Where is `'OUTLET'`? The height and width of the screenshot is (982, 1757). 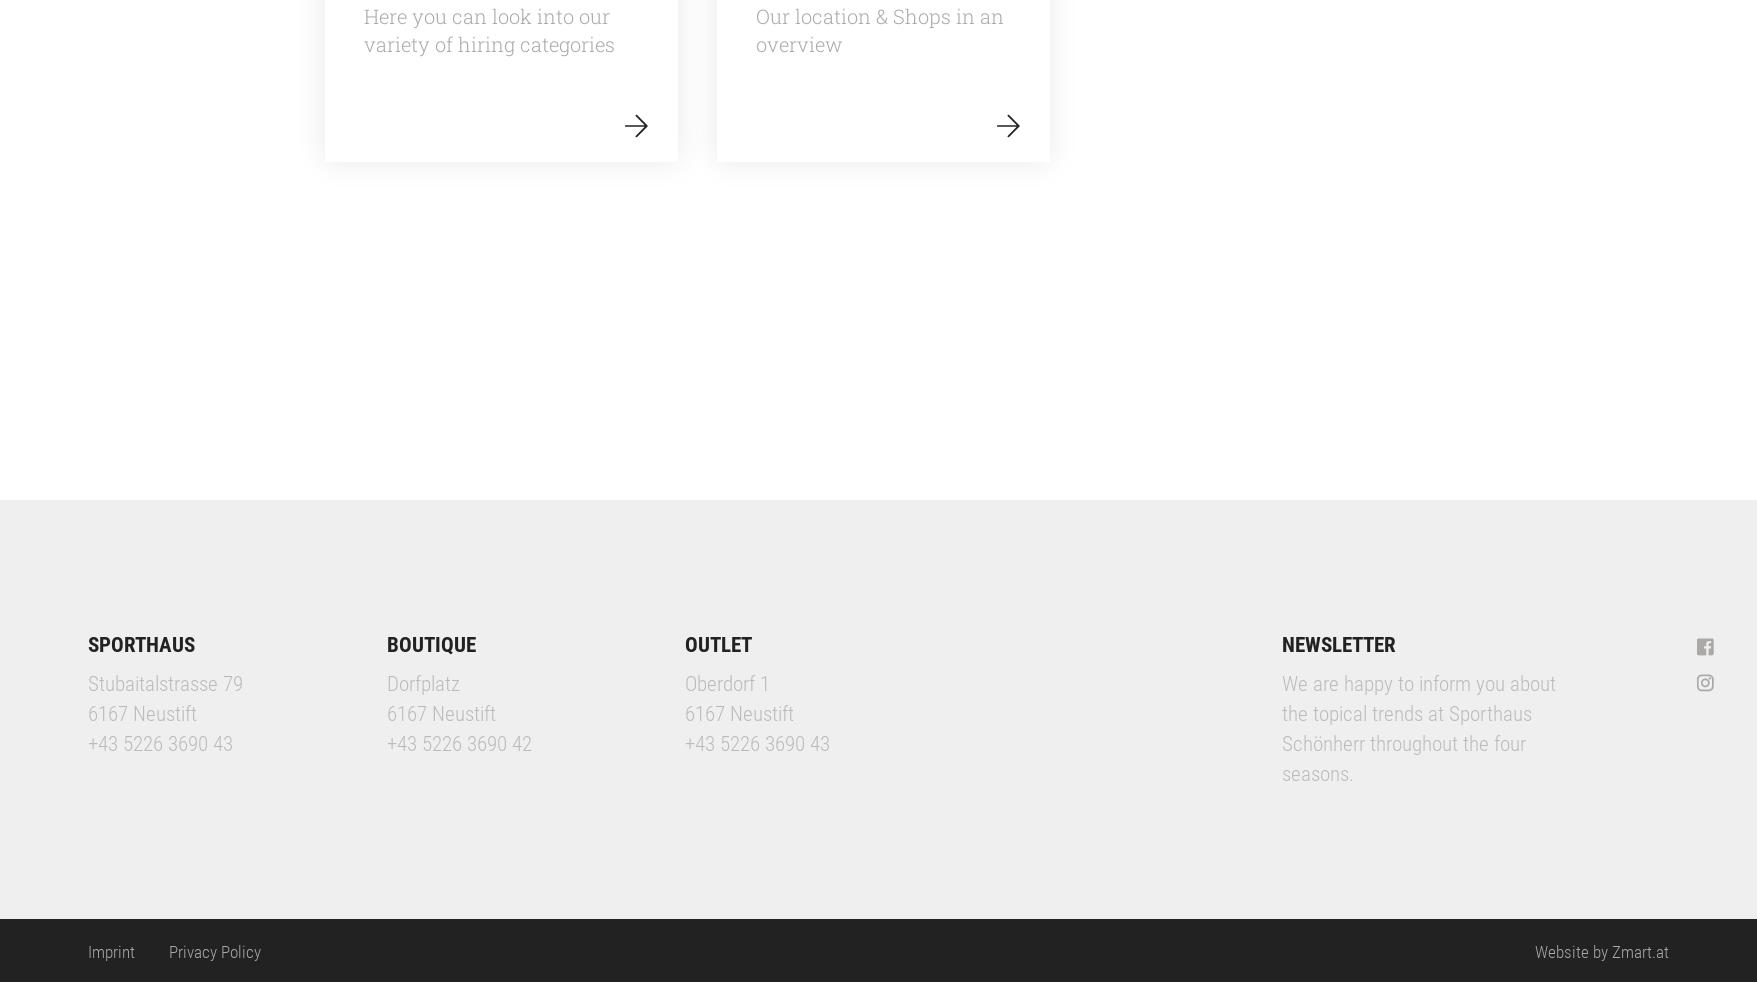
'OUTLET' is located at coordinates (717, 643).